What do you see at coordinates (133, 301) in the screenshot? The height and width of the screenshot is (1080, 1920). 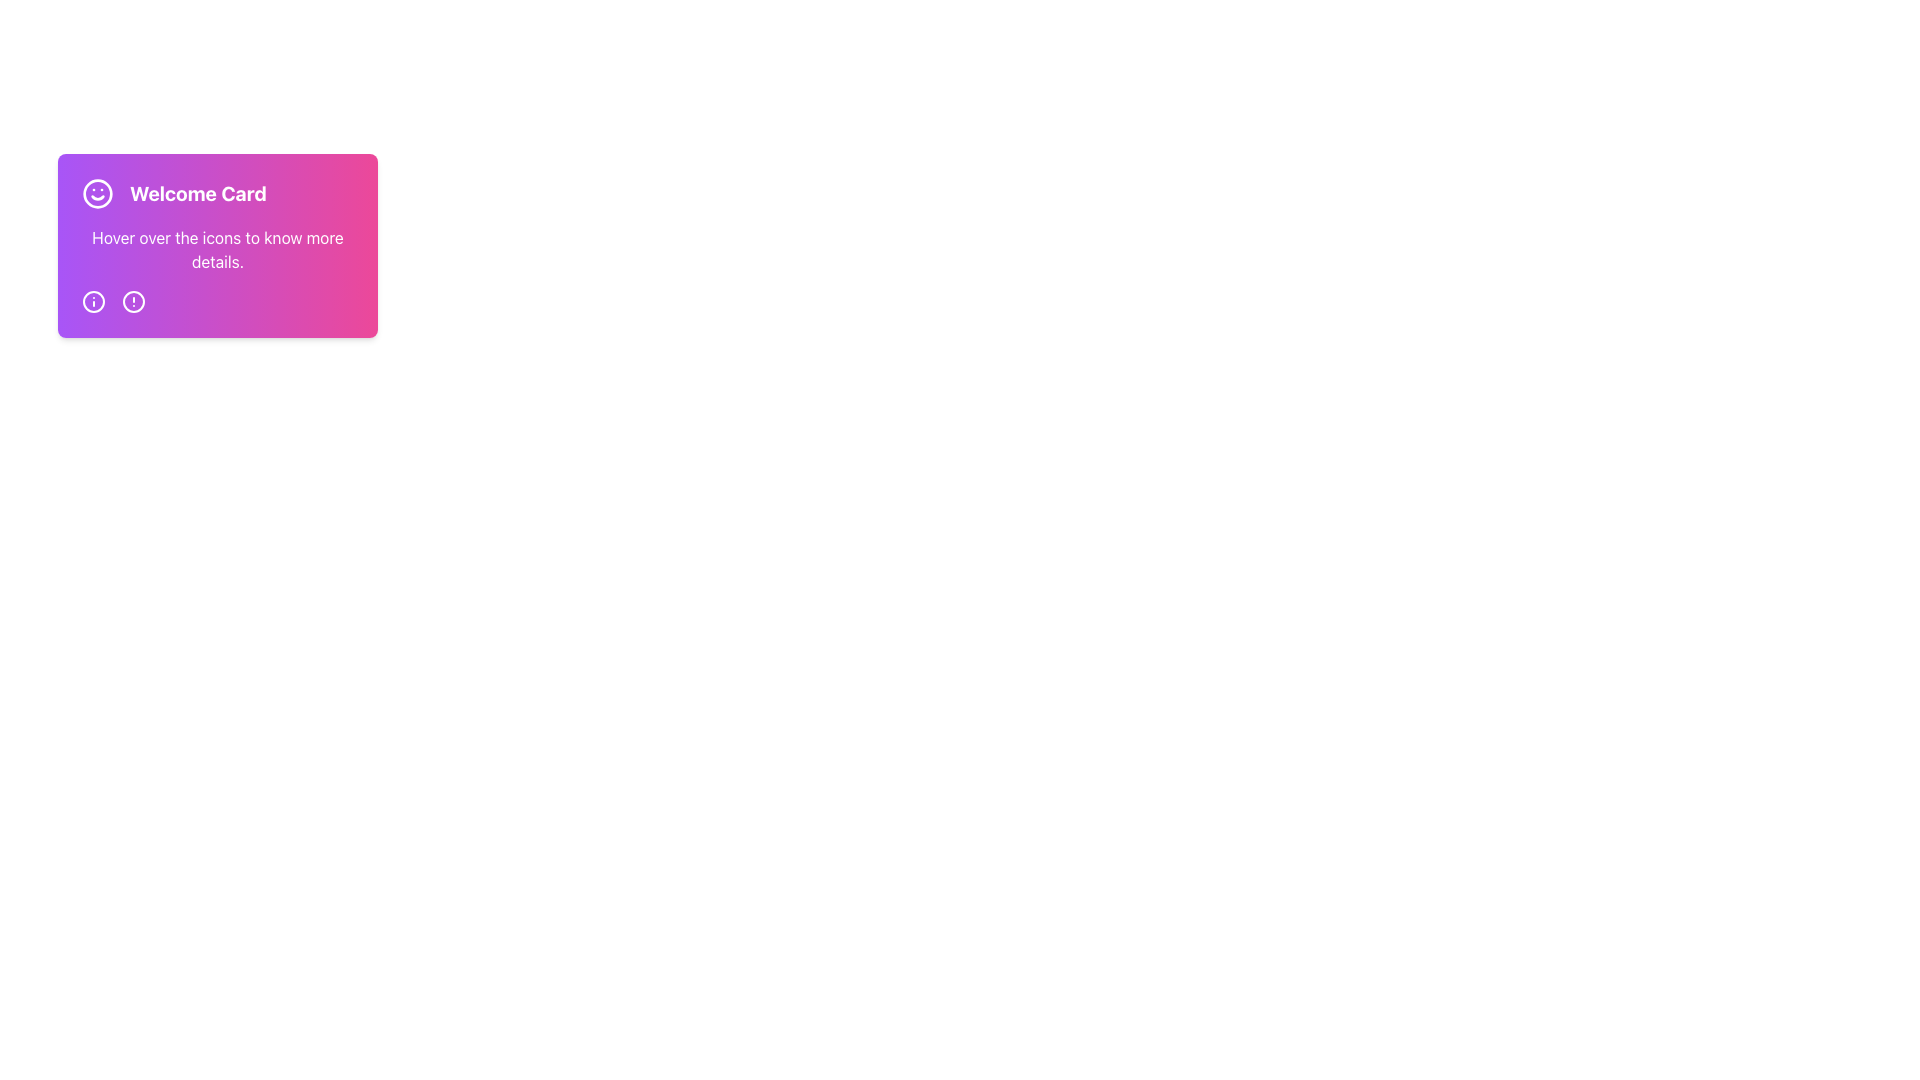 I see `the warning indicator icon located at the bottom of the 'Welcome Card', which is the second circular icon to the right of the information symbol` at bounding box center [133, 301].